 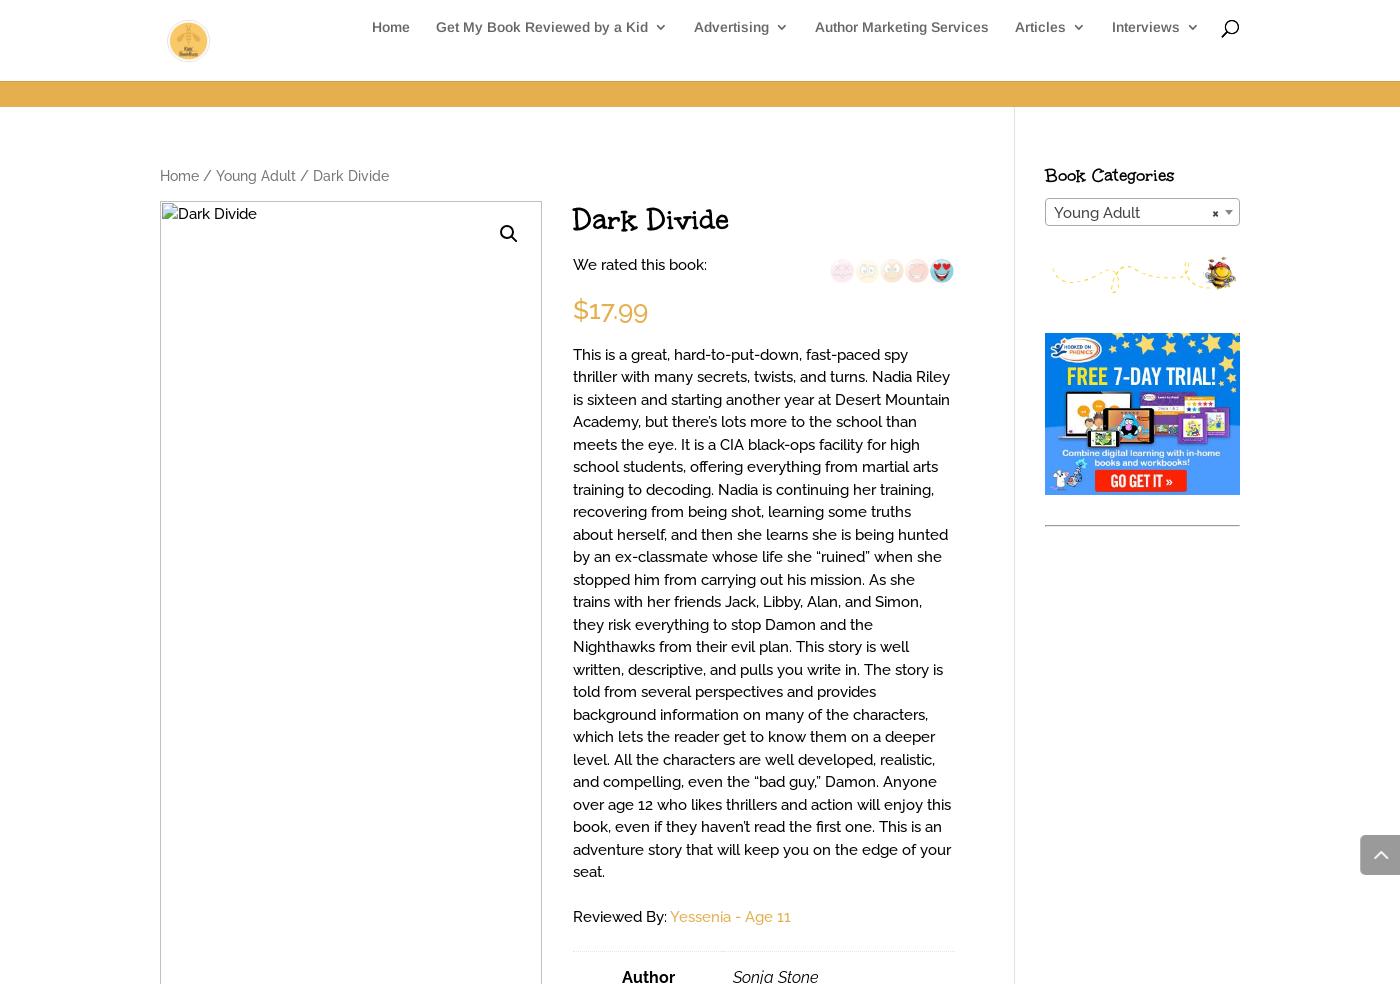 I want to click on 'Book Categories', so click(x=1108, y=175).